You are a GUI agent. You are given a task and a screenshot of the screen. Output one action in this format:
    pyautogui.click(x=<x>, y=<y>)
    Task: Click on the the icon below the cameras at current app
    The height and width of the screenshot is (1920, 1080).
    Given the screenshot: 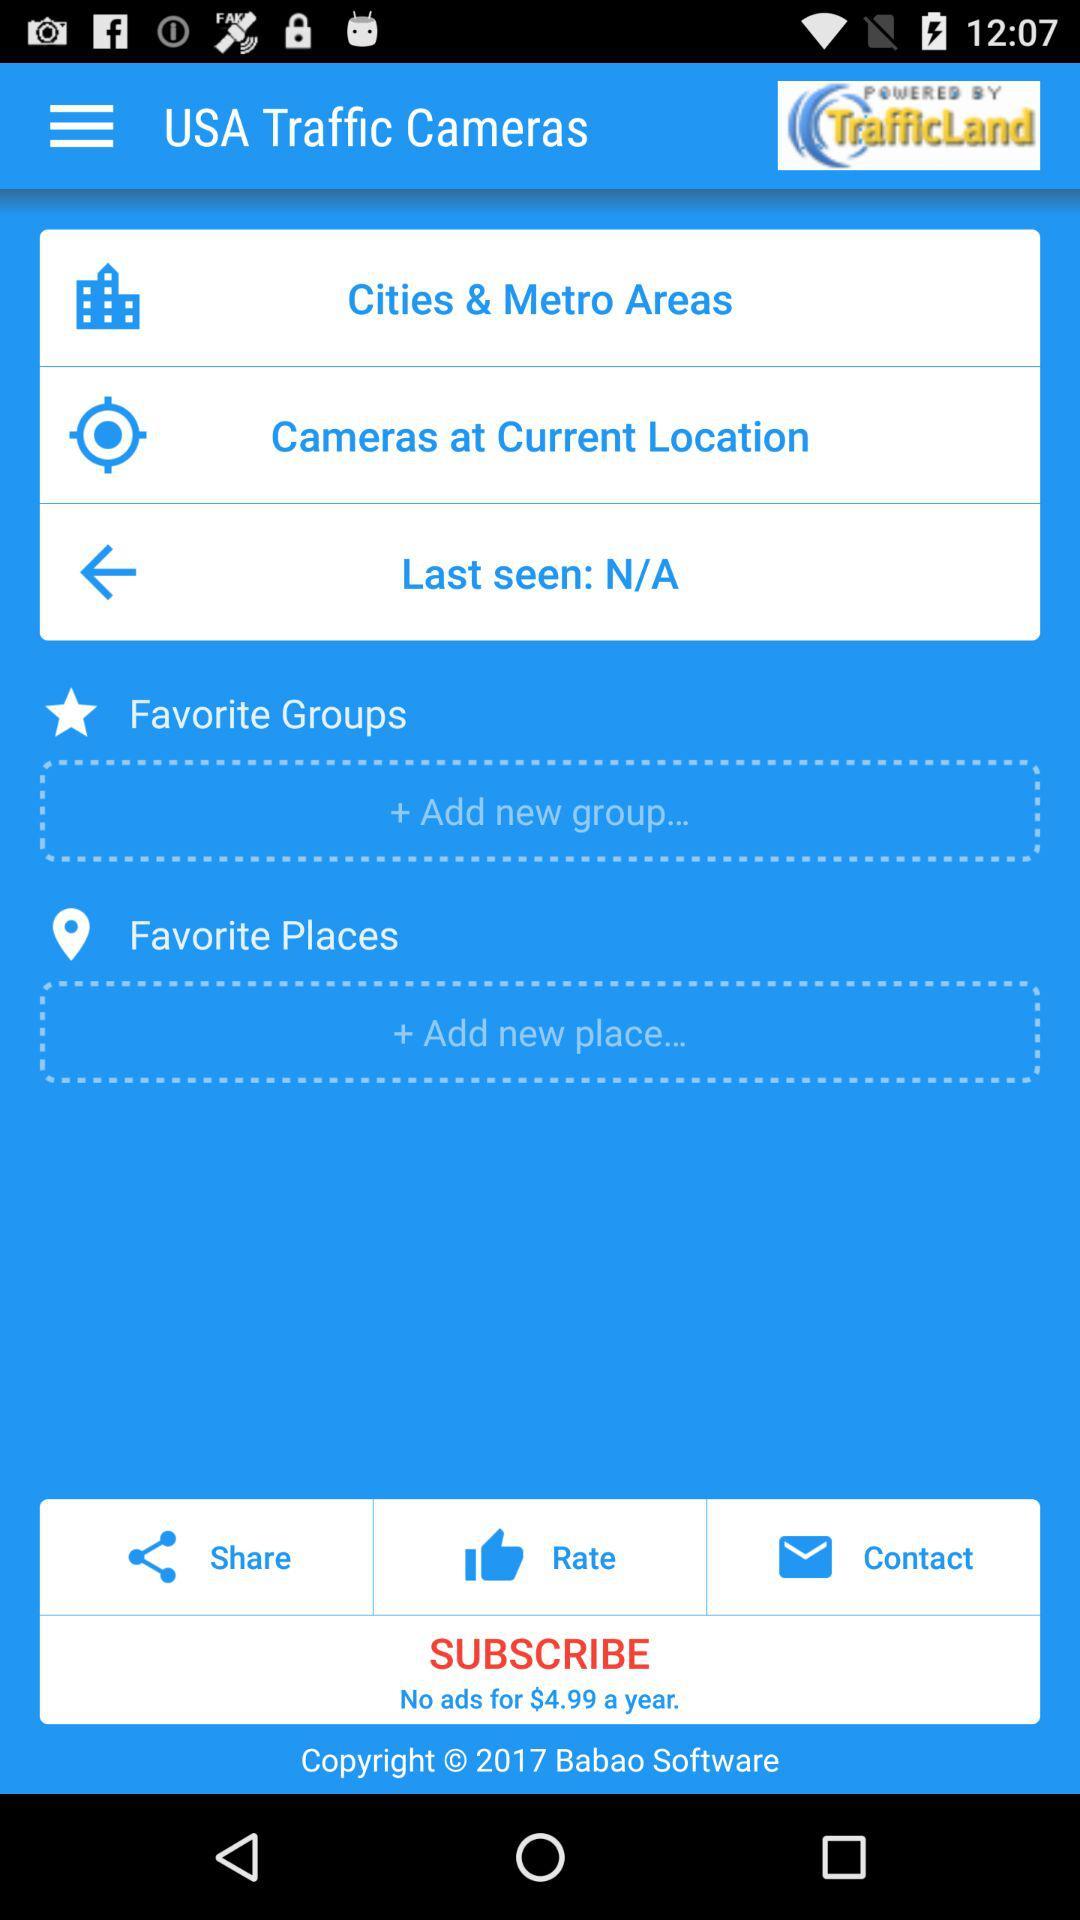 What is the action you would take?
    pyautogui.click(x=540, y=571)
    